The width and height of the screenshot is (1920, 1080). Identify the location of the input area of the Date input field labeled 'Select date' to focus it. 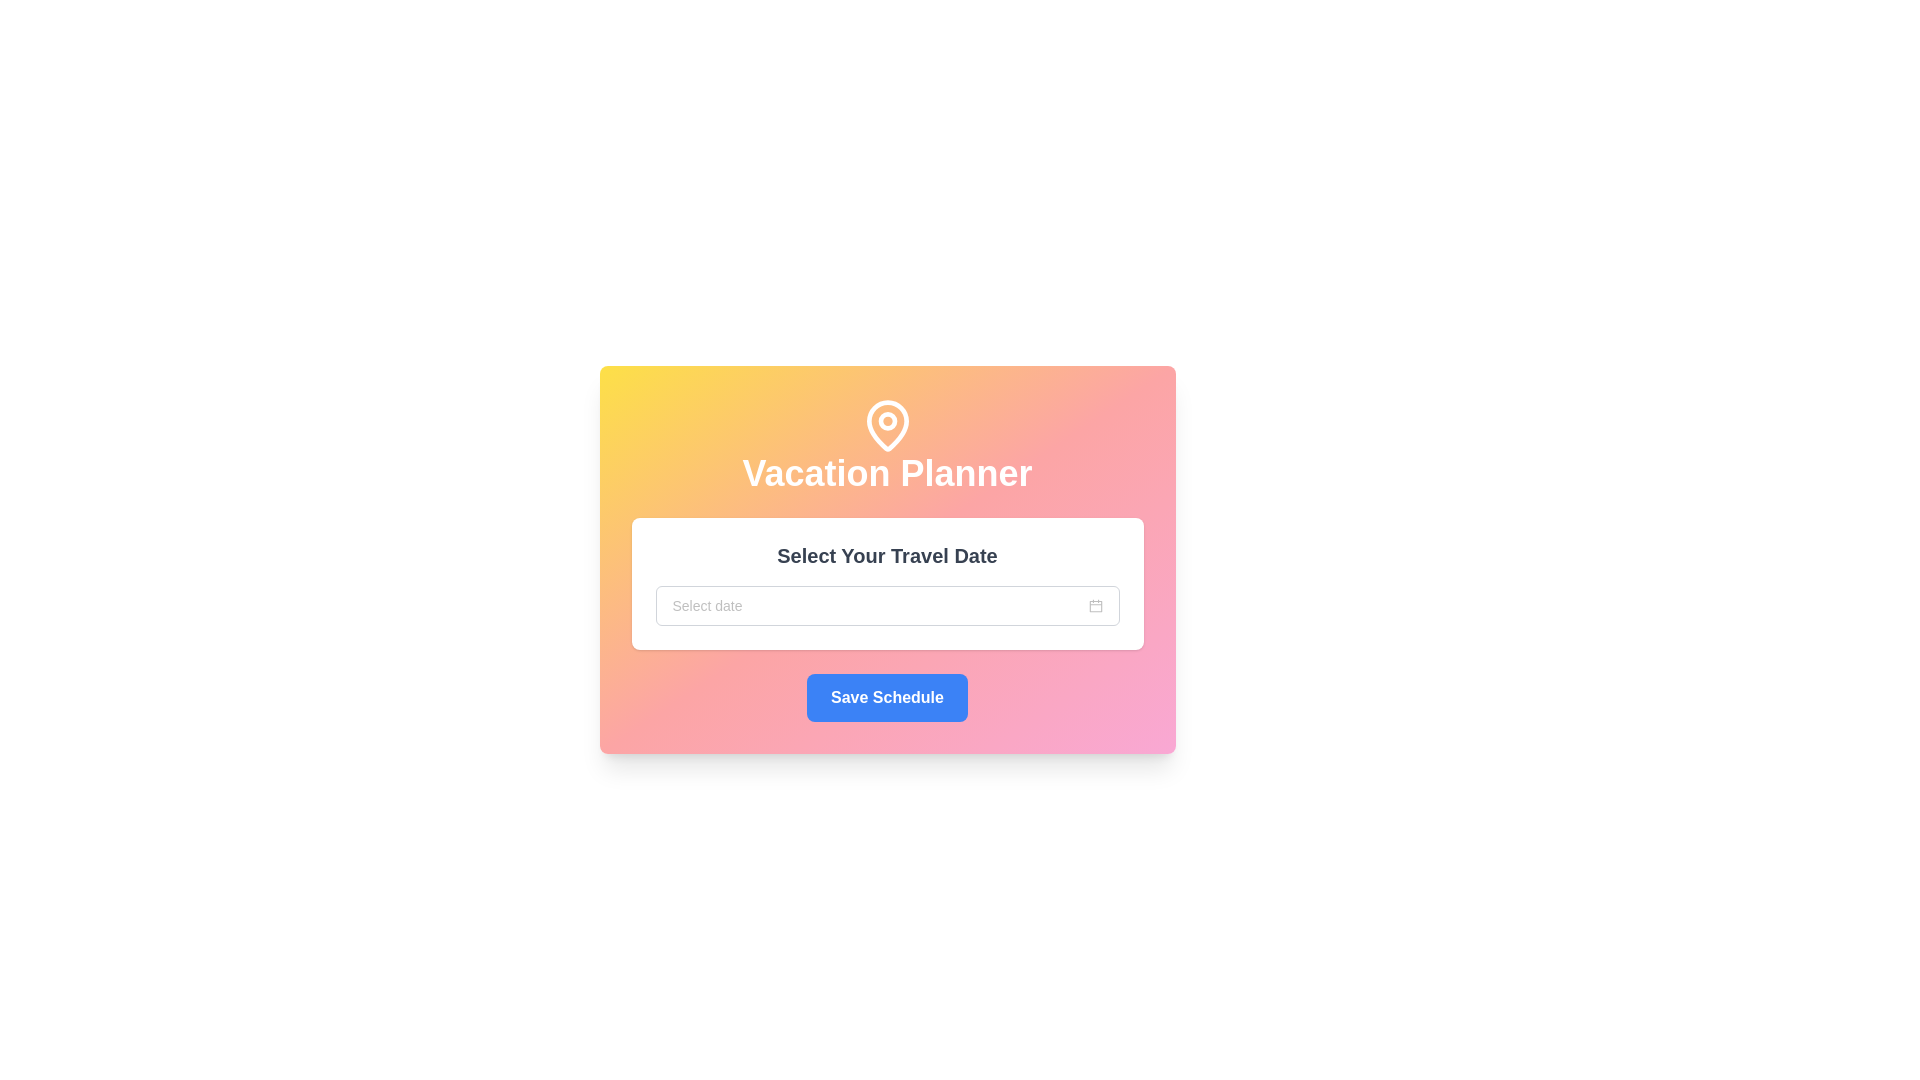
(886, 604).